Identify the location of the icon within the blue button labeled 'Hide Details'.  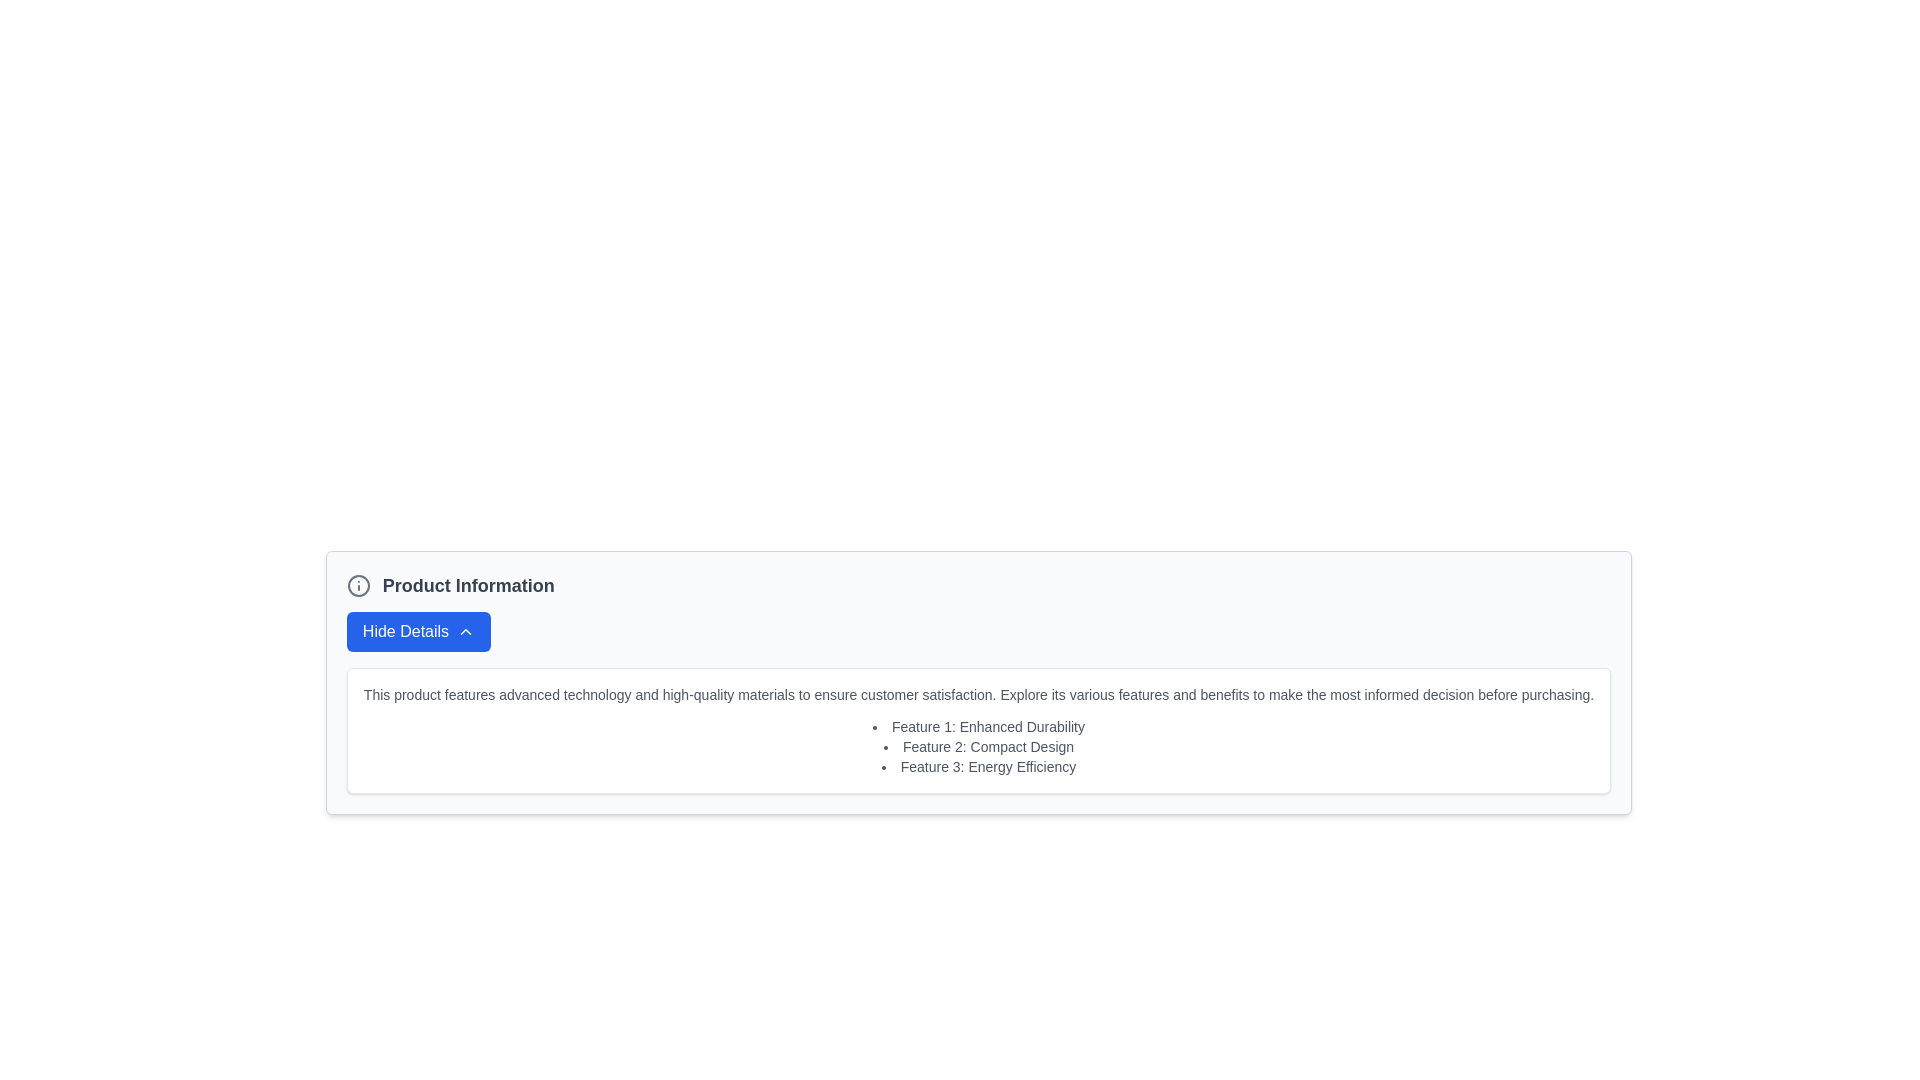
(465, 632).